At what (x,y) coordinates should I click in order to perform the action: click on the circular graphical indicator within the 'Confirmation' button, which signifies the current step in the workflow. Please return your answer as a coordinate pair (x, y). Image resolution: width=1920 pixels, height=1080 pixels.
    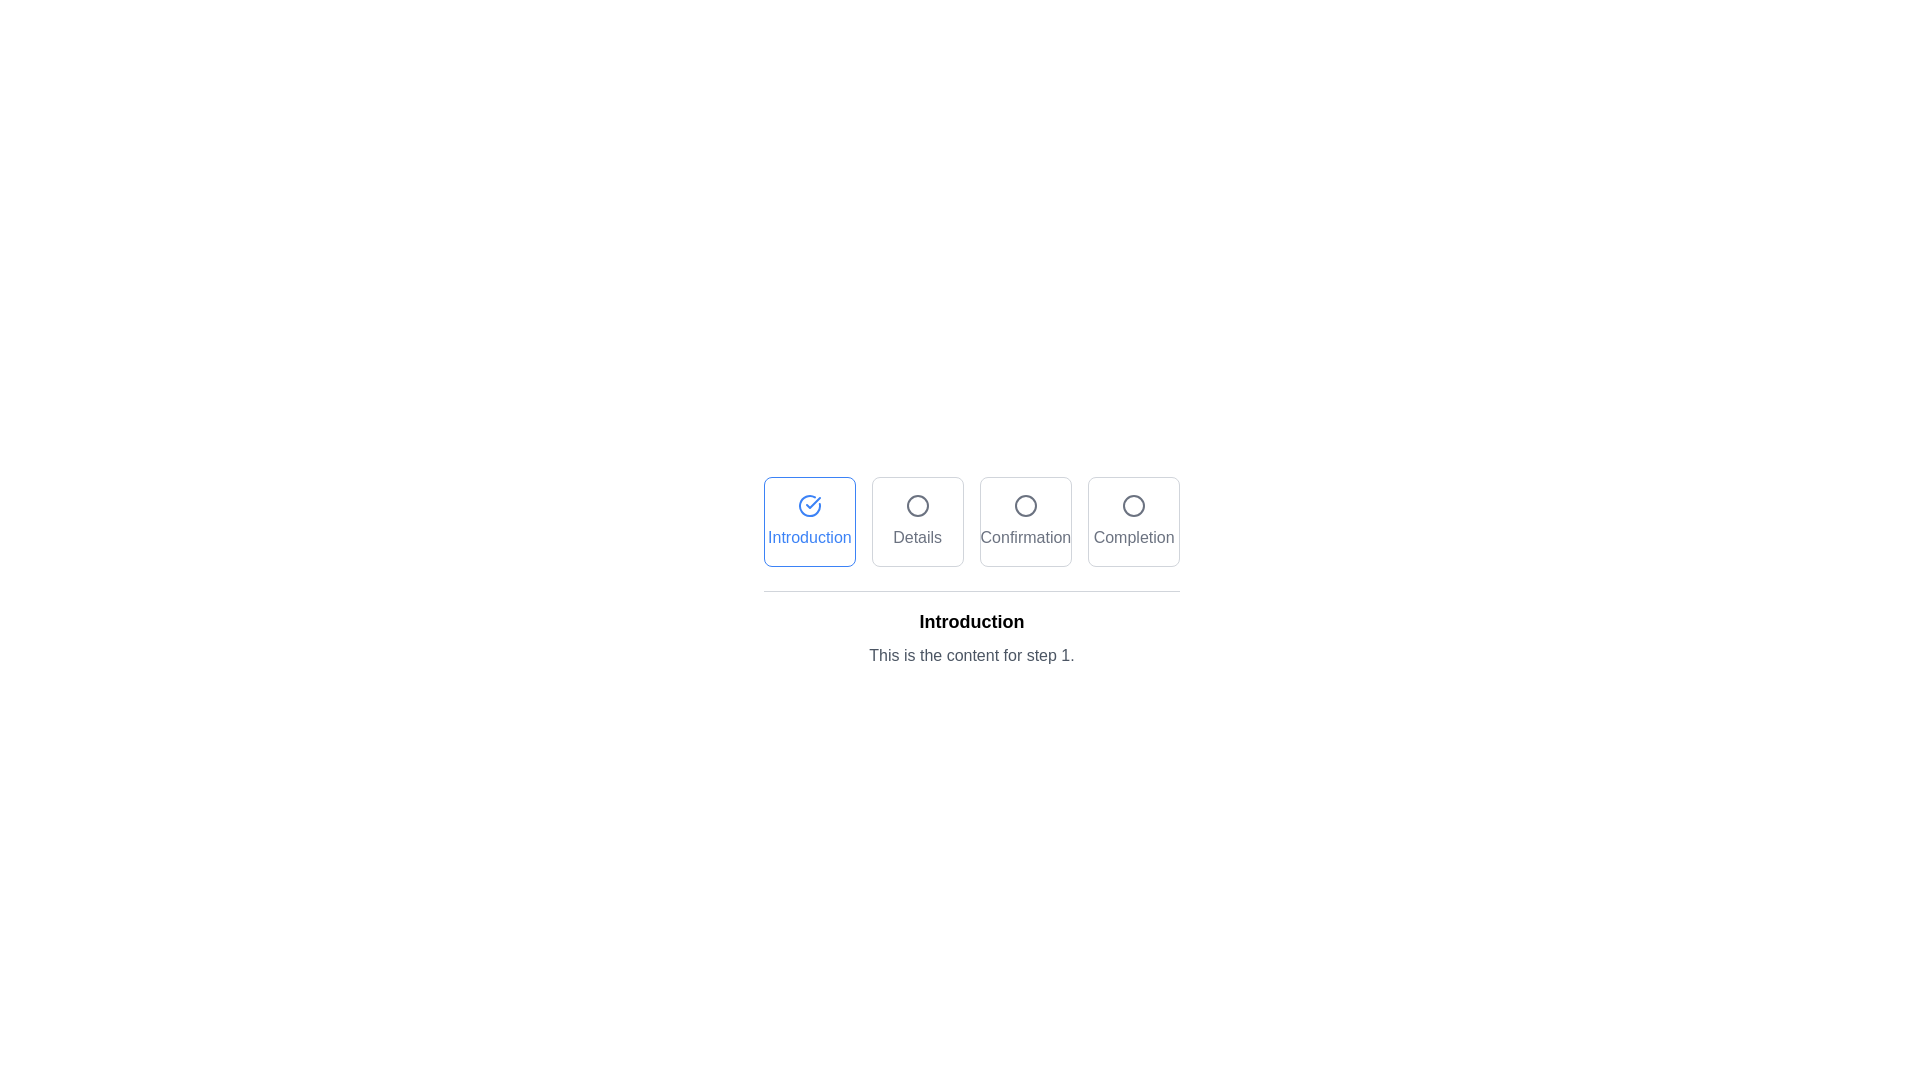
    Looking at the image, I should click on (1025, 504).